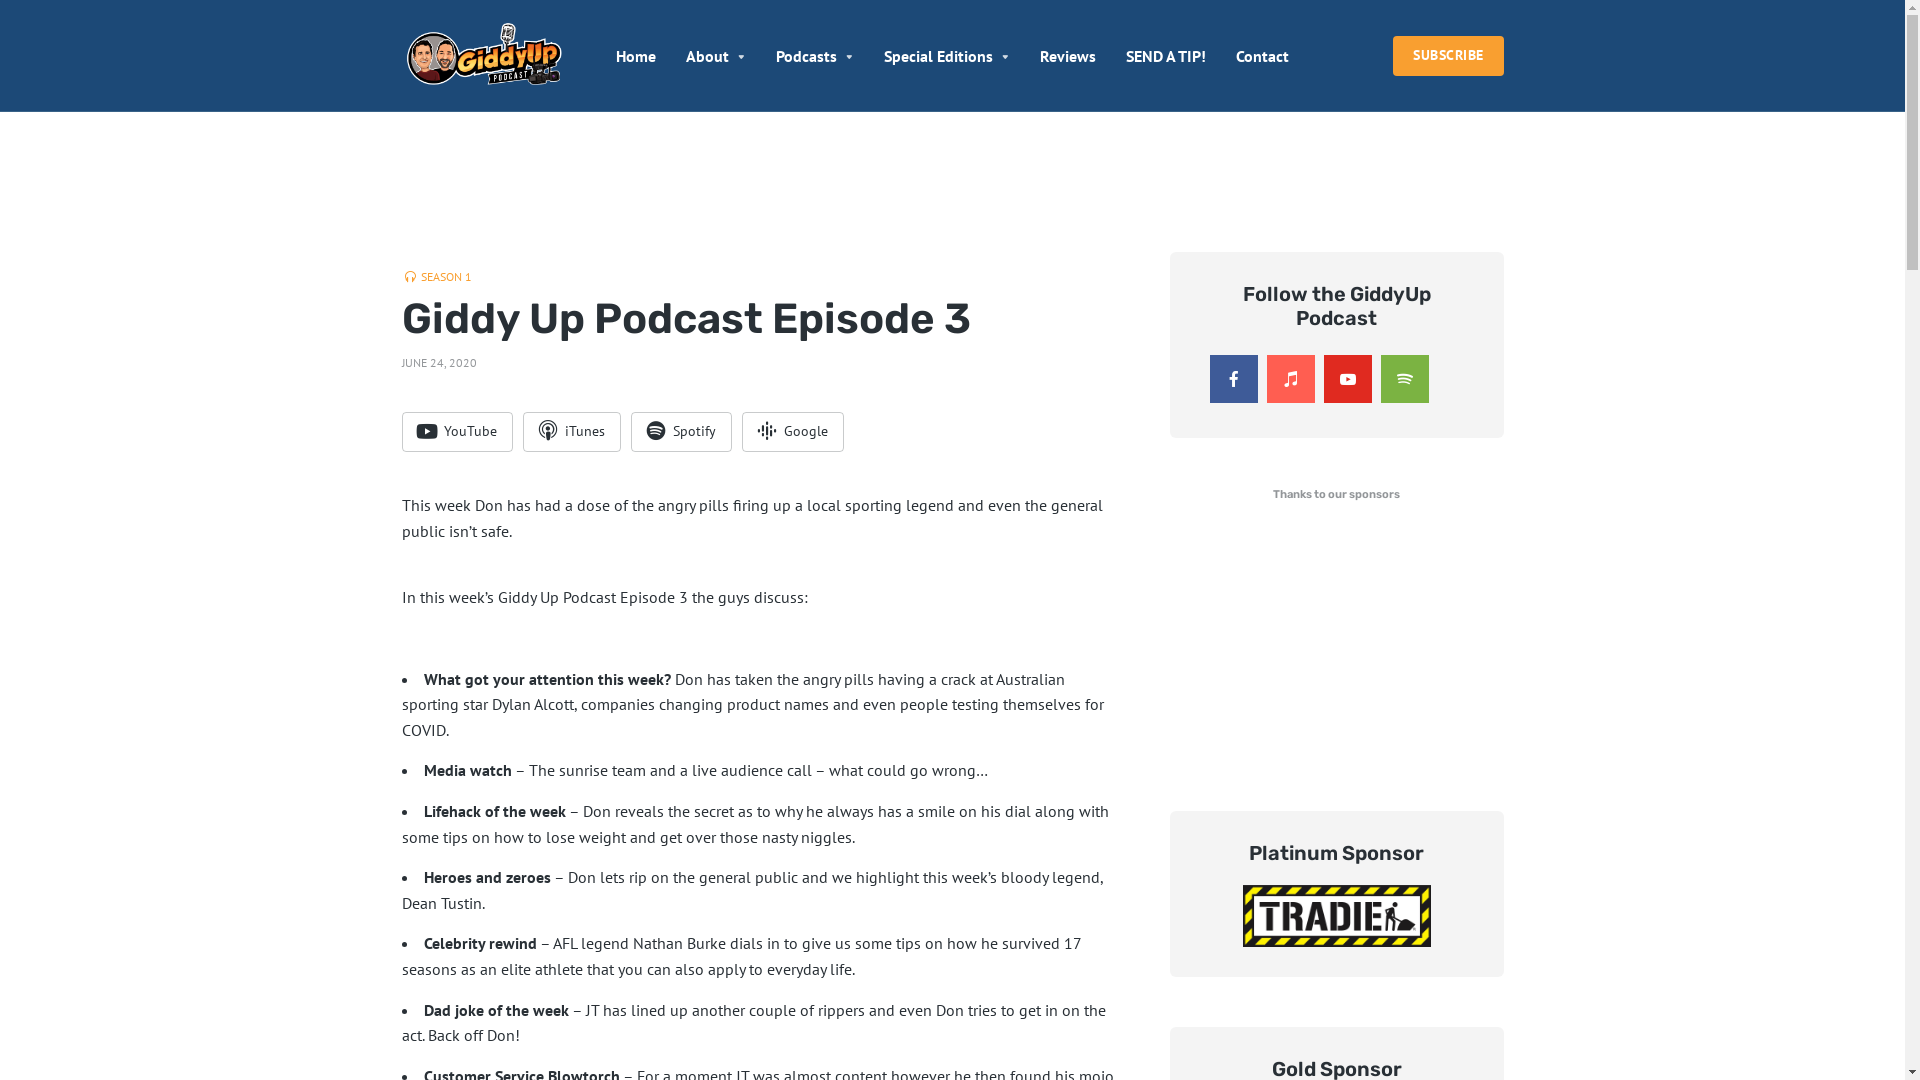  What do you see at coordinates (1208, 378) in the screenshot?
I see `'facebook'` at bounding box center [1208, 378].